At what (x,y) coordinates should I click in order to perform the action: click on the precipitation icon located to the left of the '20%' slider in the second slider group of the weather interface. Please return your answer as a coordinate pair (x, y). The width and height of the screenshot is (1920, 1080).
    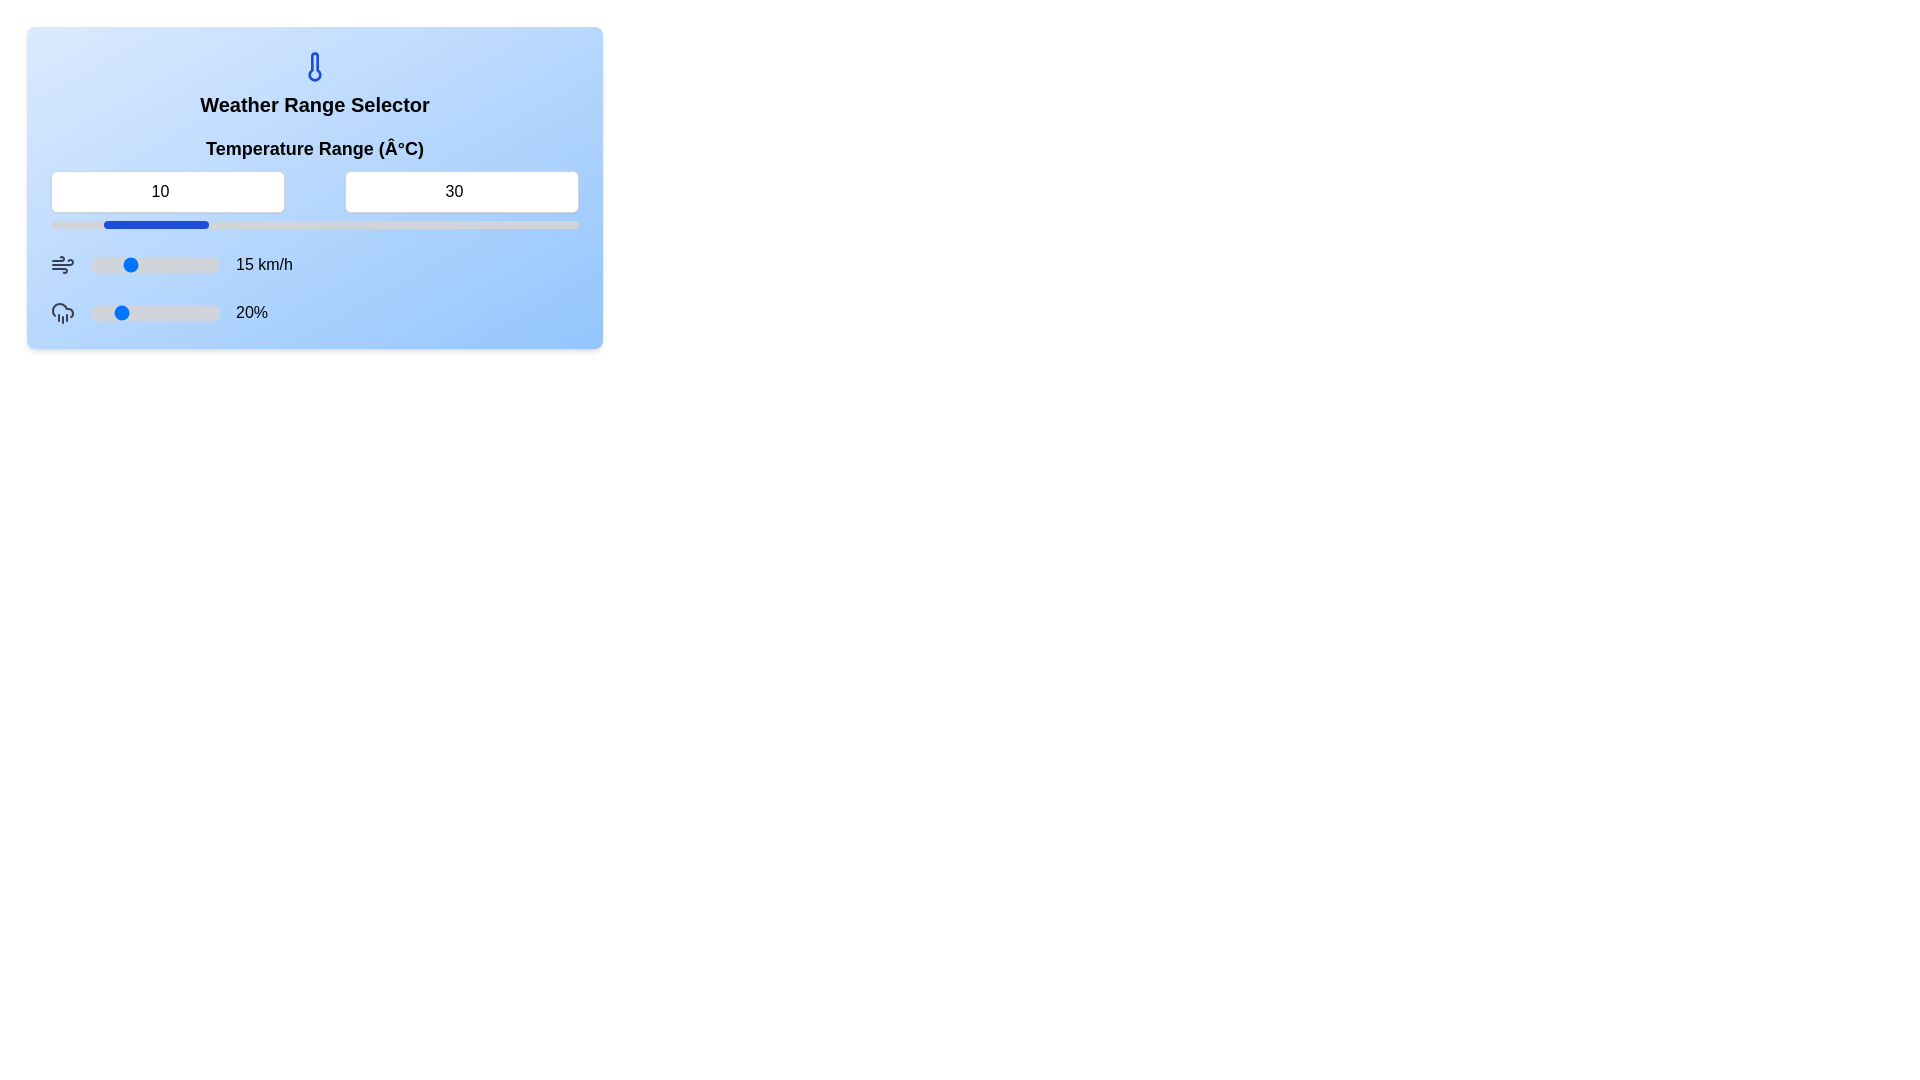
    Looking at the image, I should click on (62, 312).